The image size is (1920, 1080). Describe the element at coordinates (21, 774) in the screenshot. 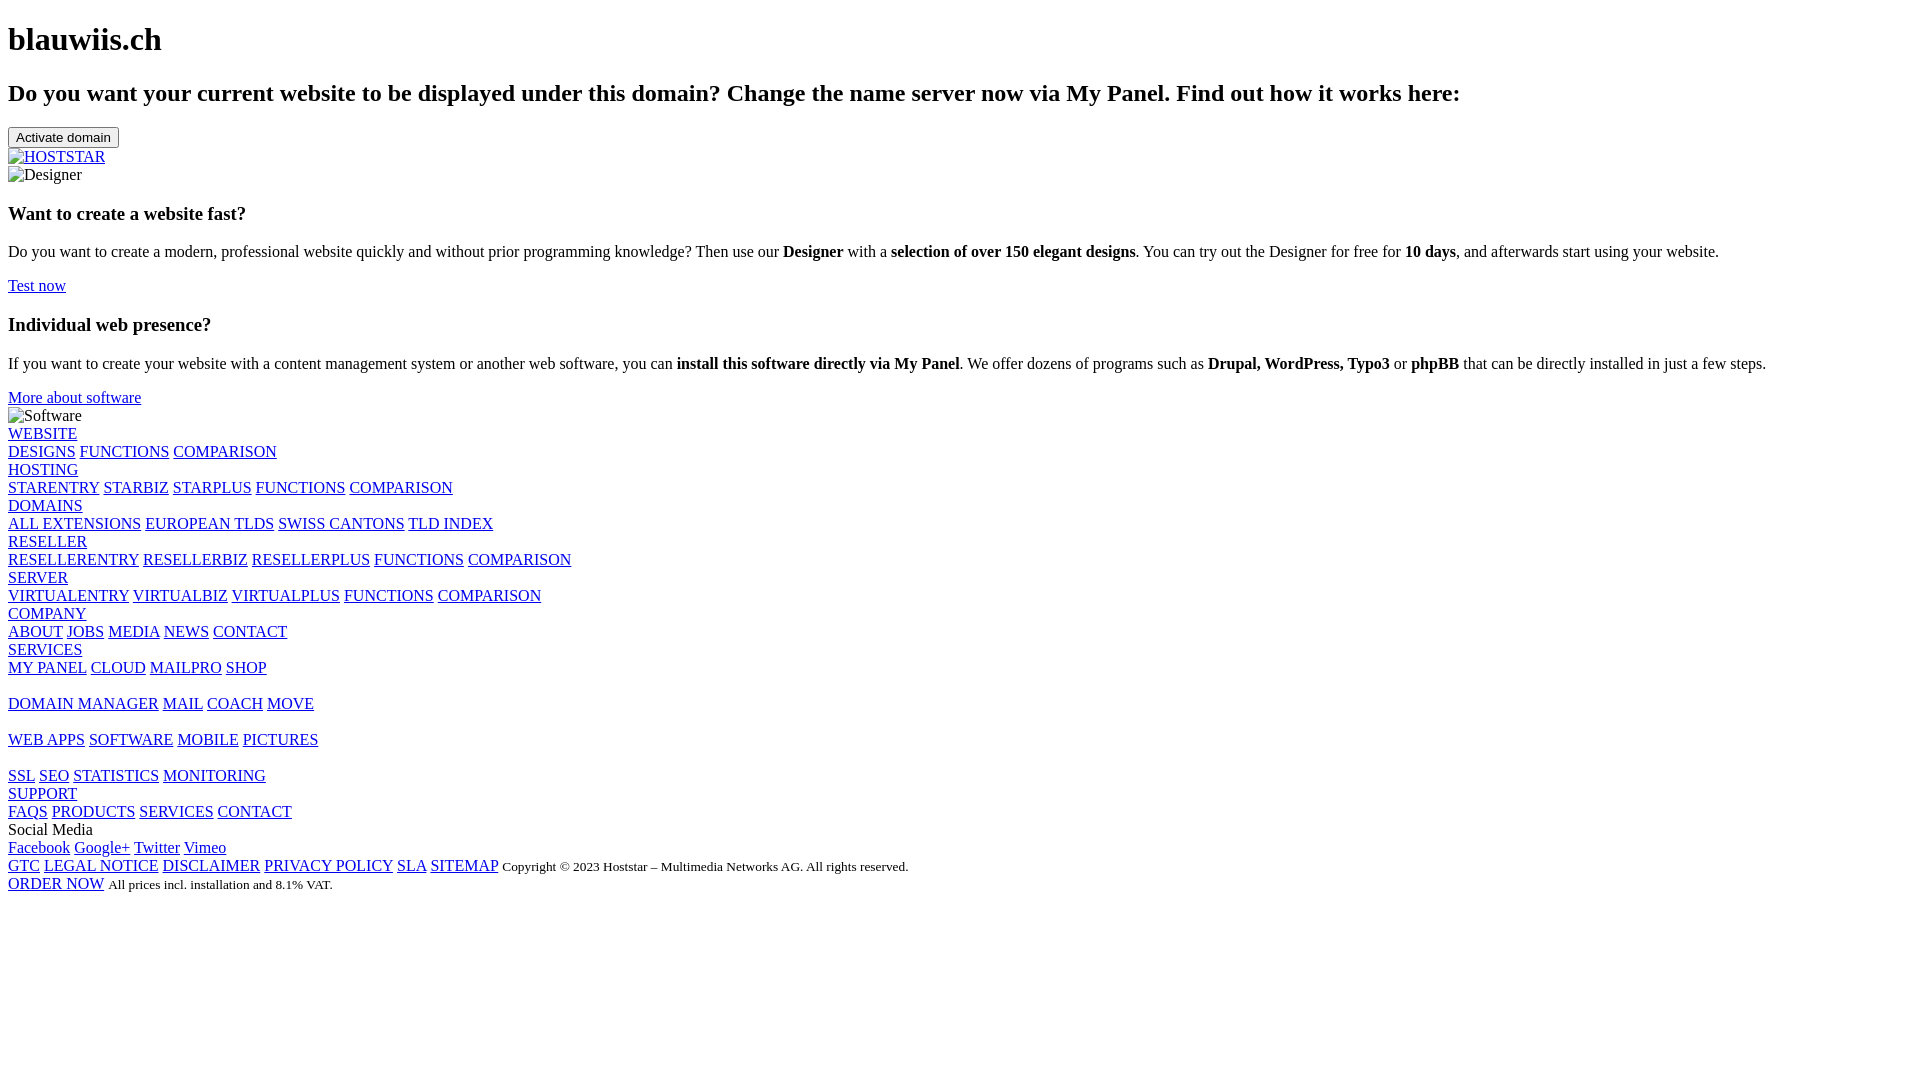

I see `'SSL'` at that location.